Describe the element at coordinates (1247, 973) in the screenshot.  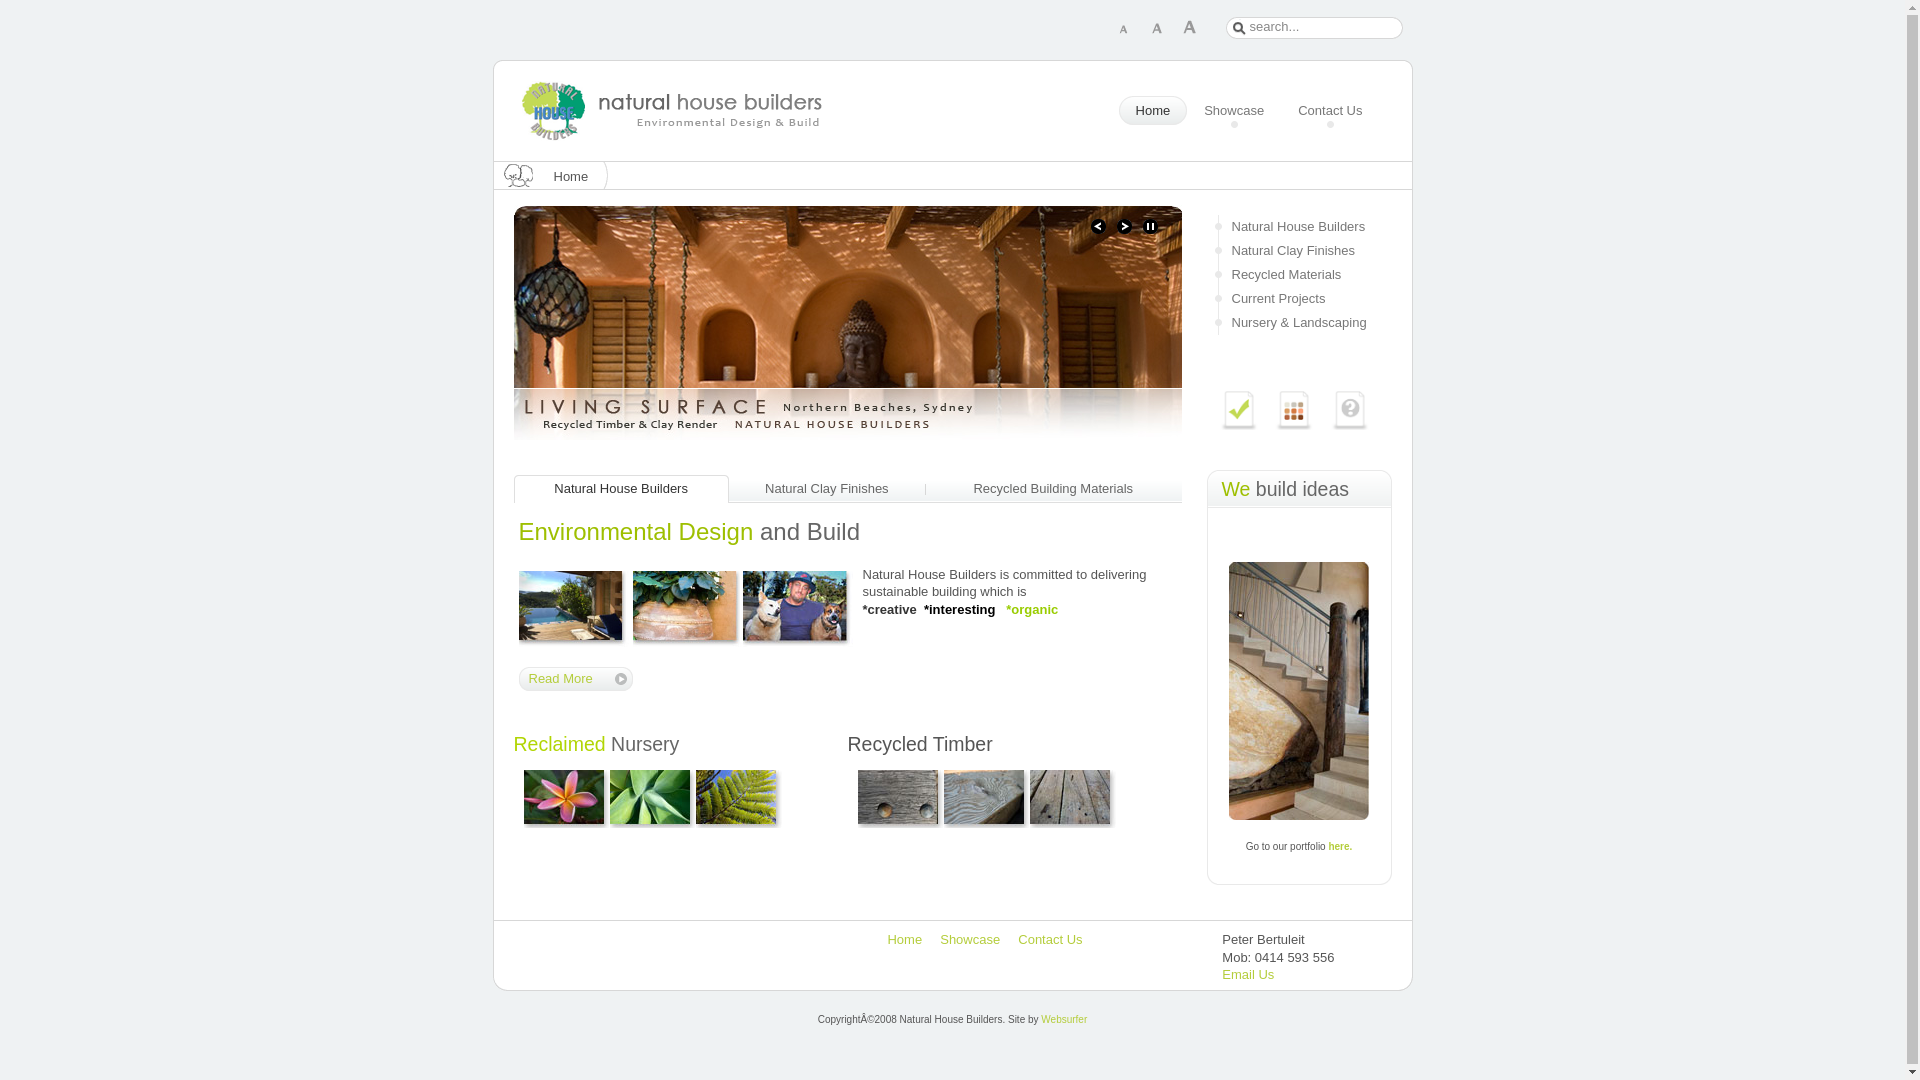
I see `'Email Us'` at that location.